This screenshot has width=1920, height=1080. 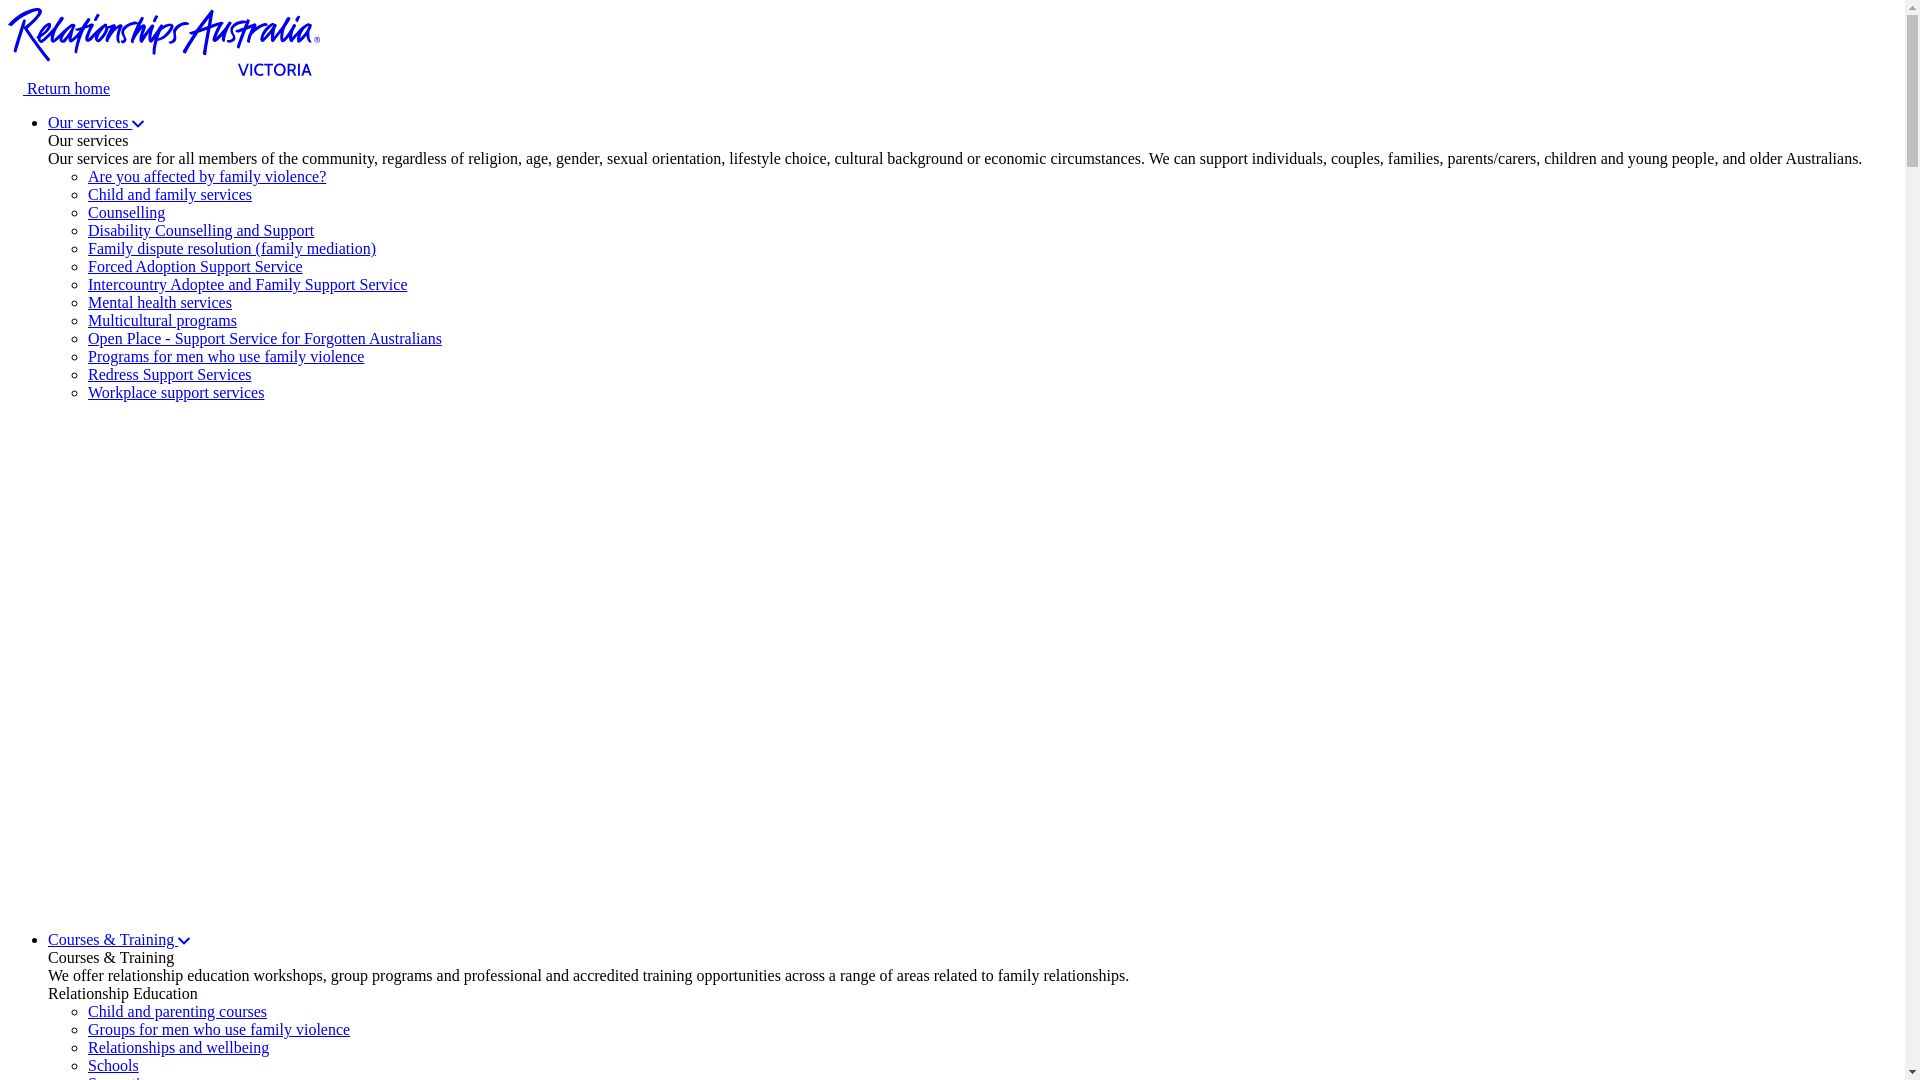 I want to click on 'Relationships and wellbeing', so click(x=178, y=1046).